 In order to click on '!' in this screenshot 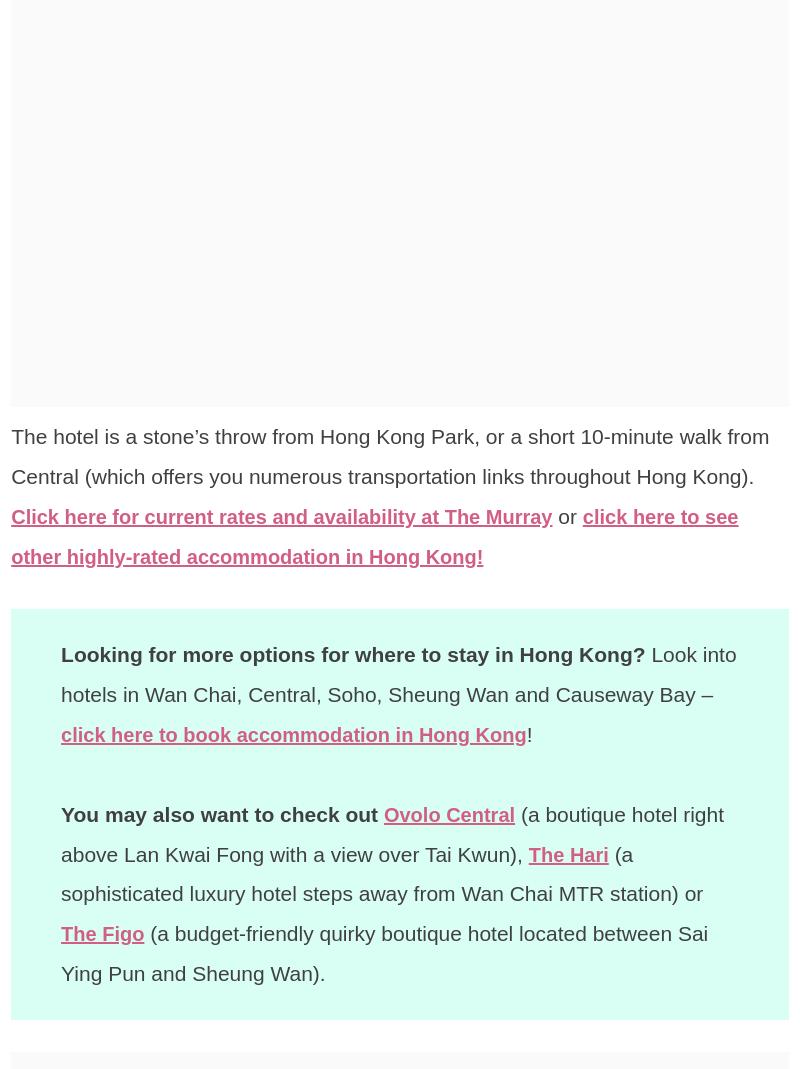, I will do `click(552, 732)`.